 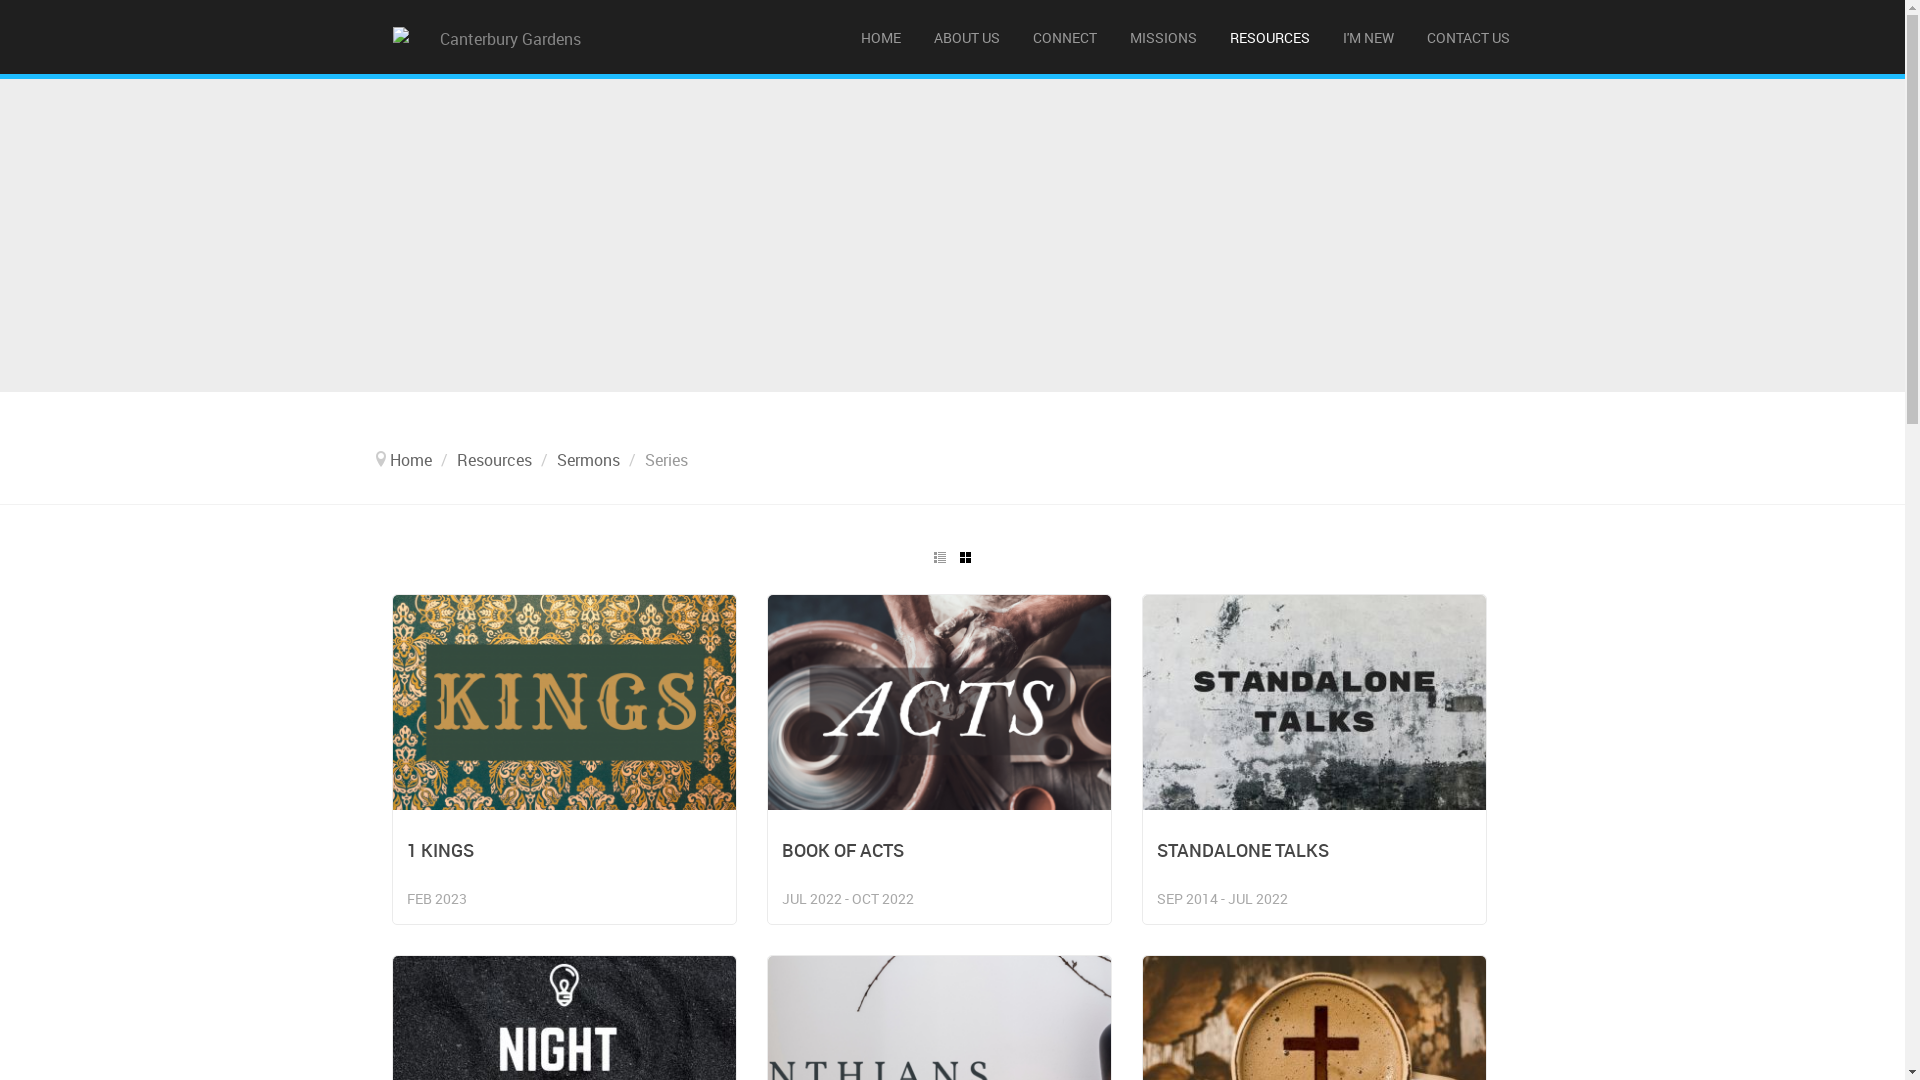 What do you see at coordinates (965, 557) in the screenshot?
I see `'grid'` at bounding box center [965, 557].